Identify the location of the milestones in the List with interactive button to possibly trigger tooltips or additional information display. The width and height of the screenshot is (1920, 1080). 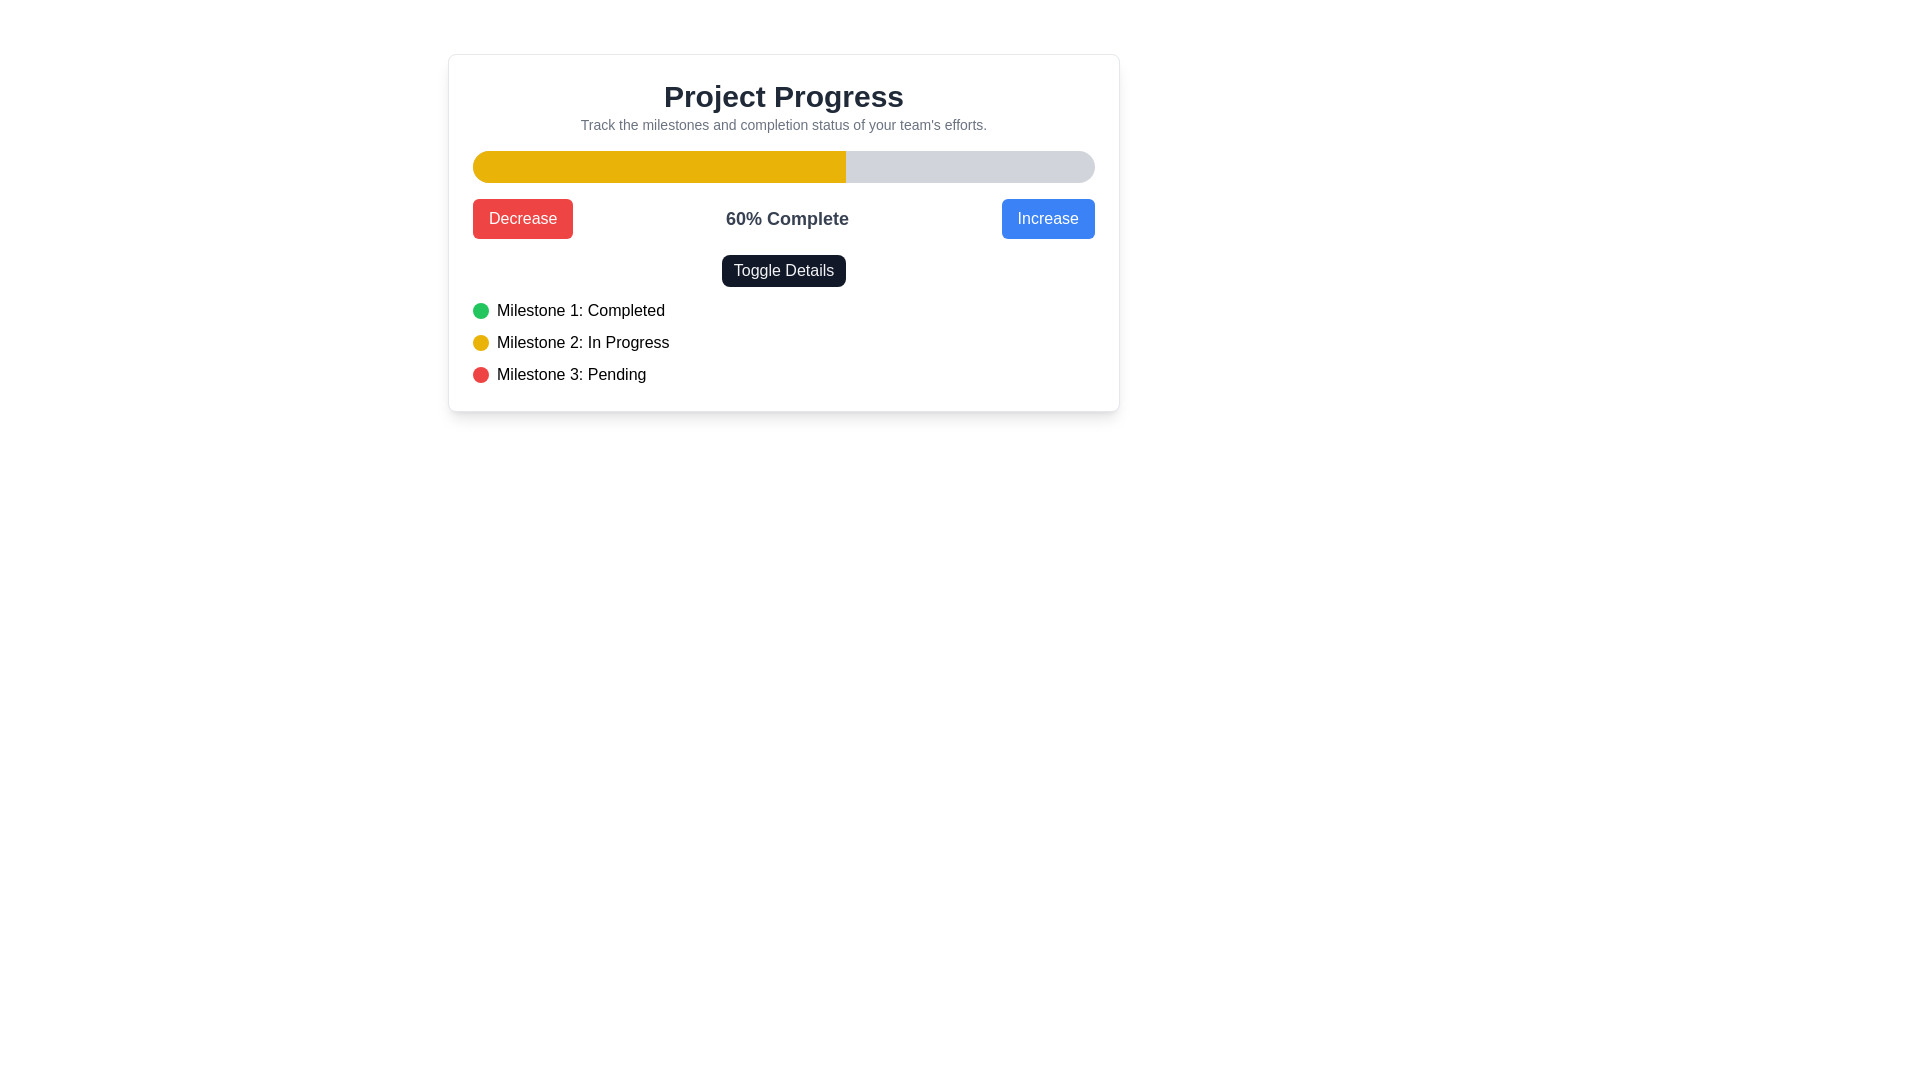
(782, 319).